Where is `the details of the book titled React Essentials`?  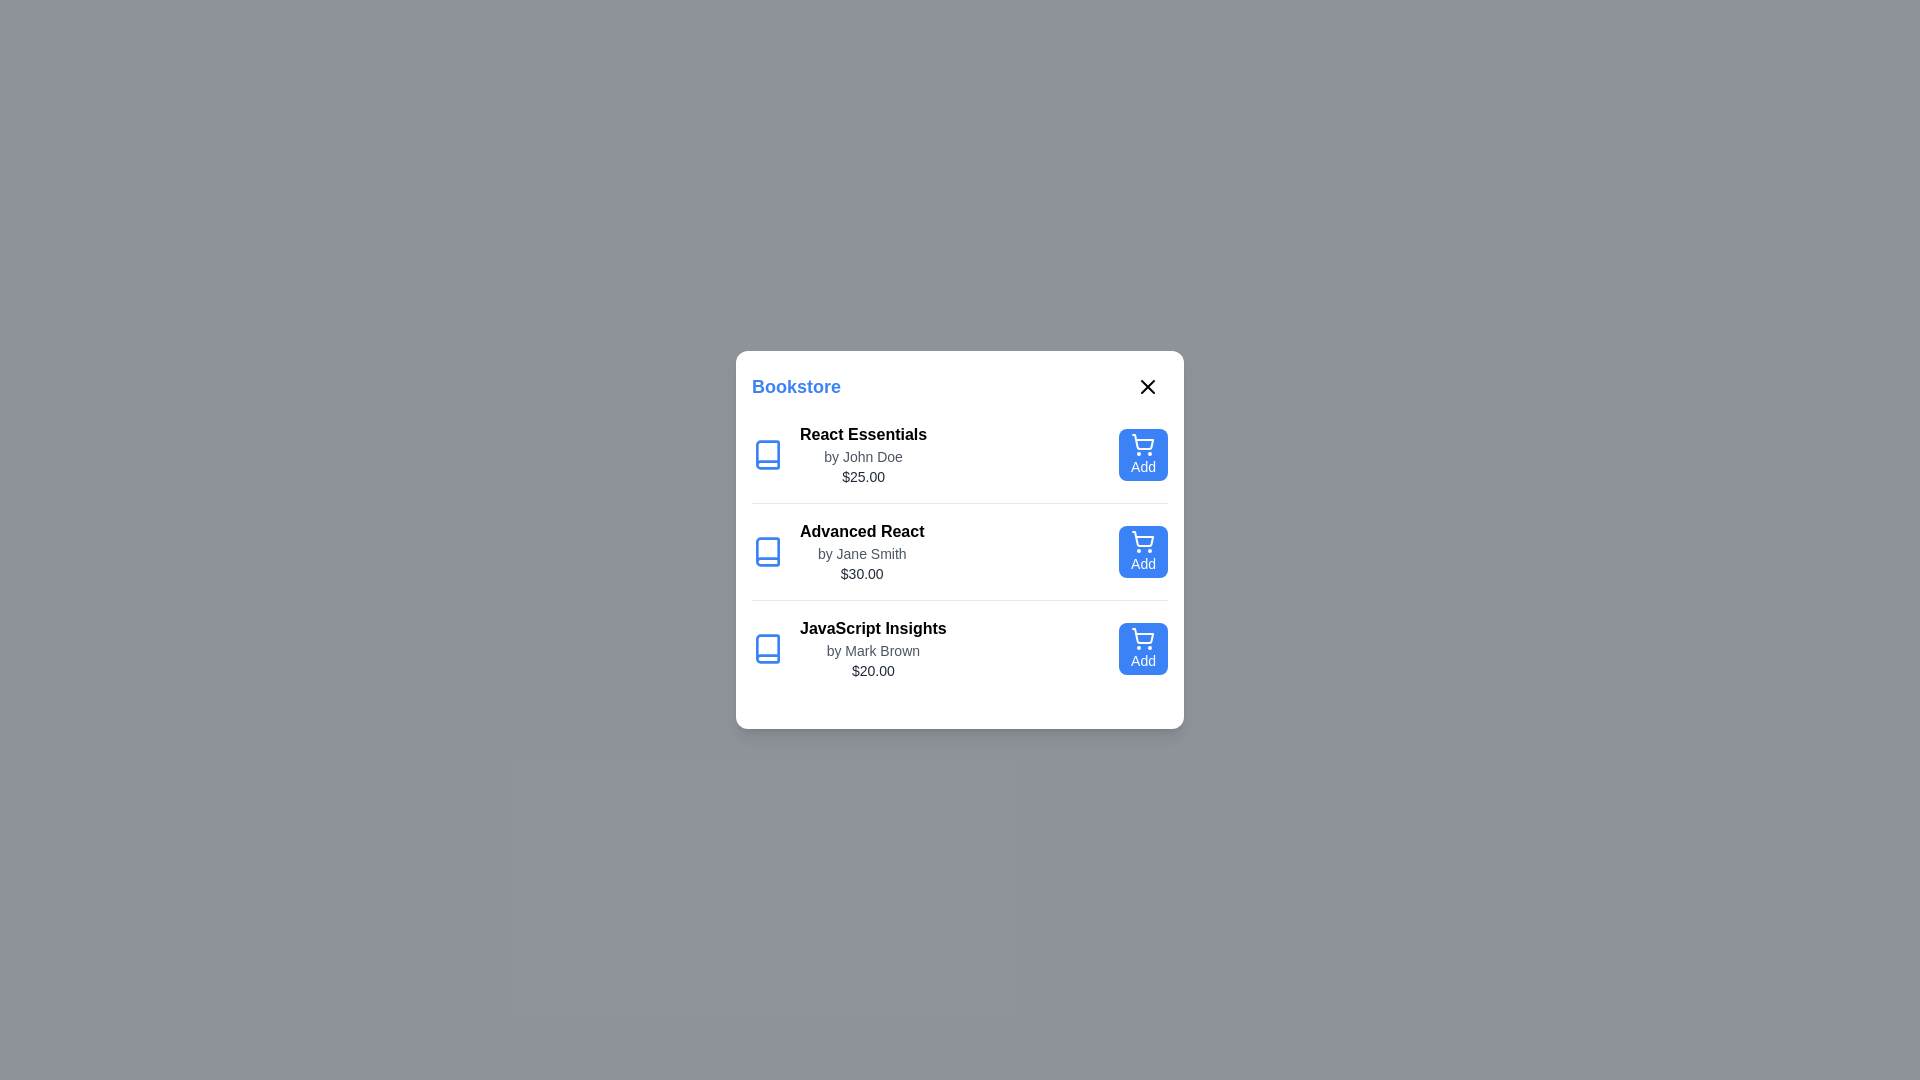
the details of the book titled React Essentials is located at coordinates (859, 455).